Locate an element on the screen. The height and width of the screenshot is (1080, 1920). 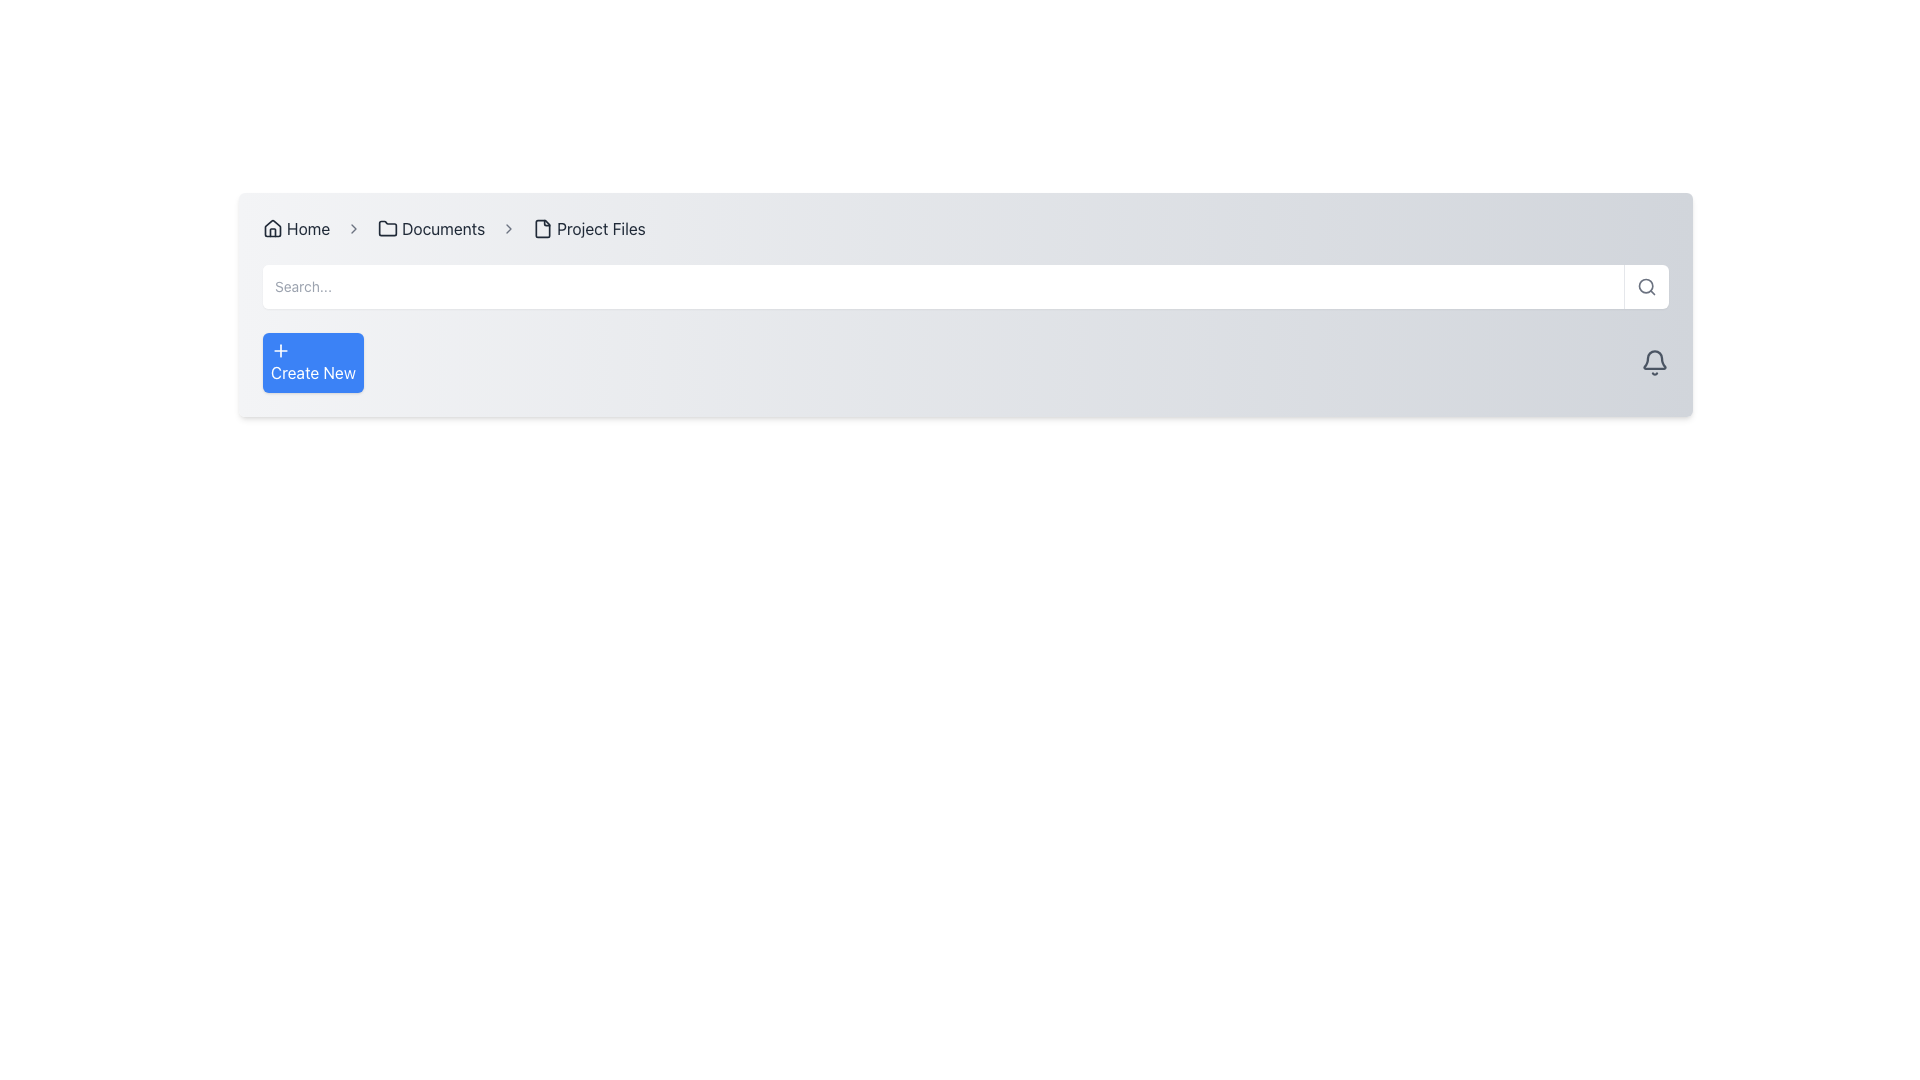
the small icon depicting a stylized file outline with a folded top-right corner, located in the breadcrumb navigation bar next to the text 'Project Files' is located at coordinates (543, 227).